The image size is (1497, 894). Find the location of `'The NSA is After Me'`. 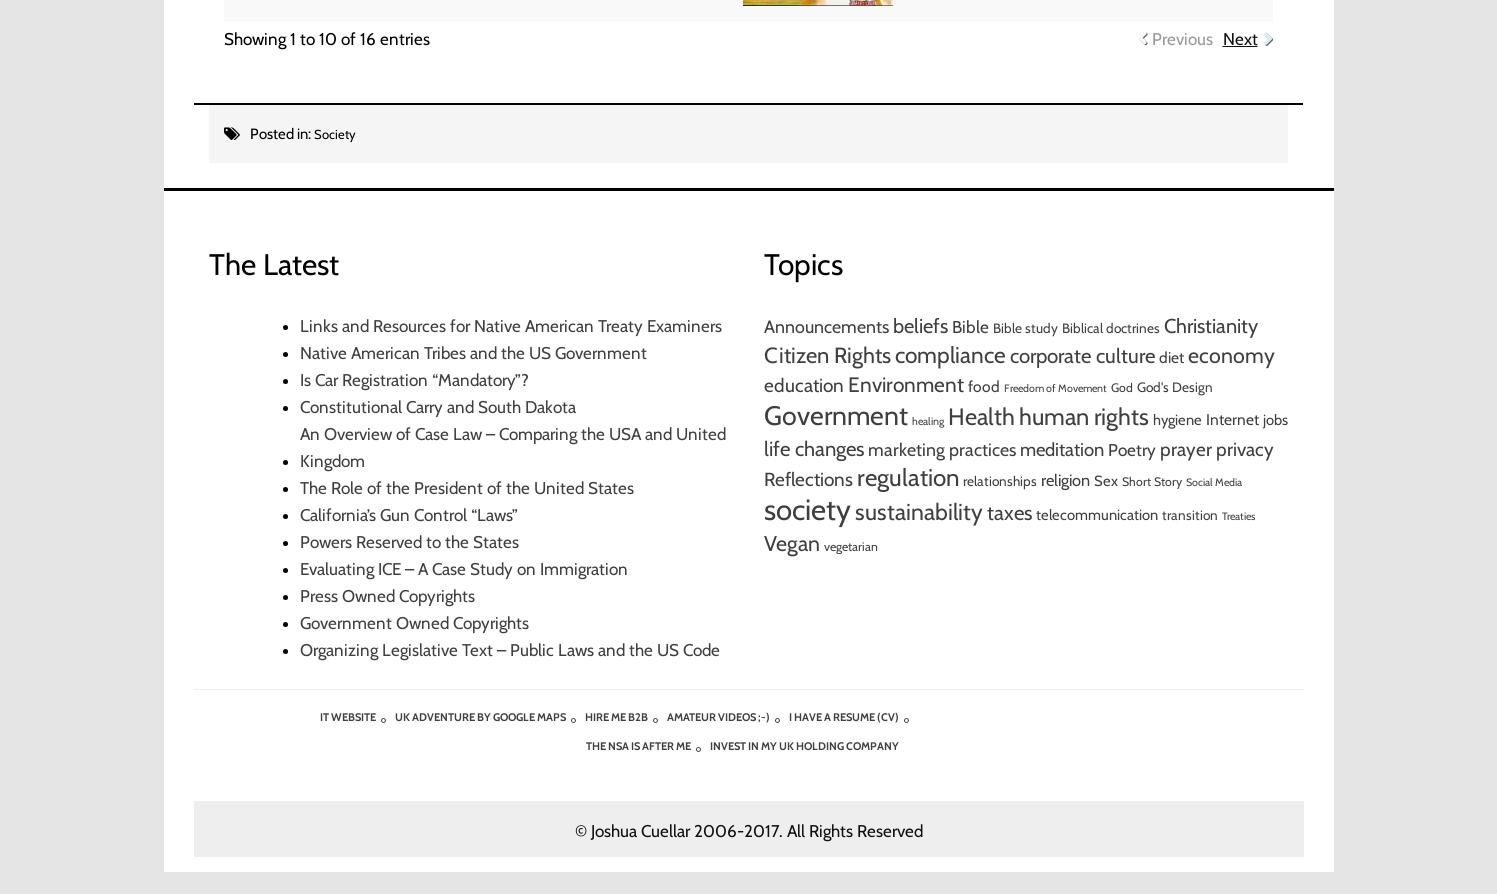

'The NSA is After Me' is located at coordinates (637, 745).